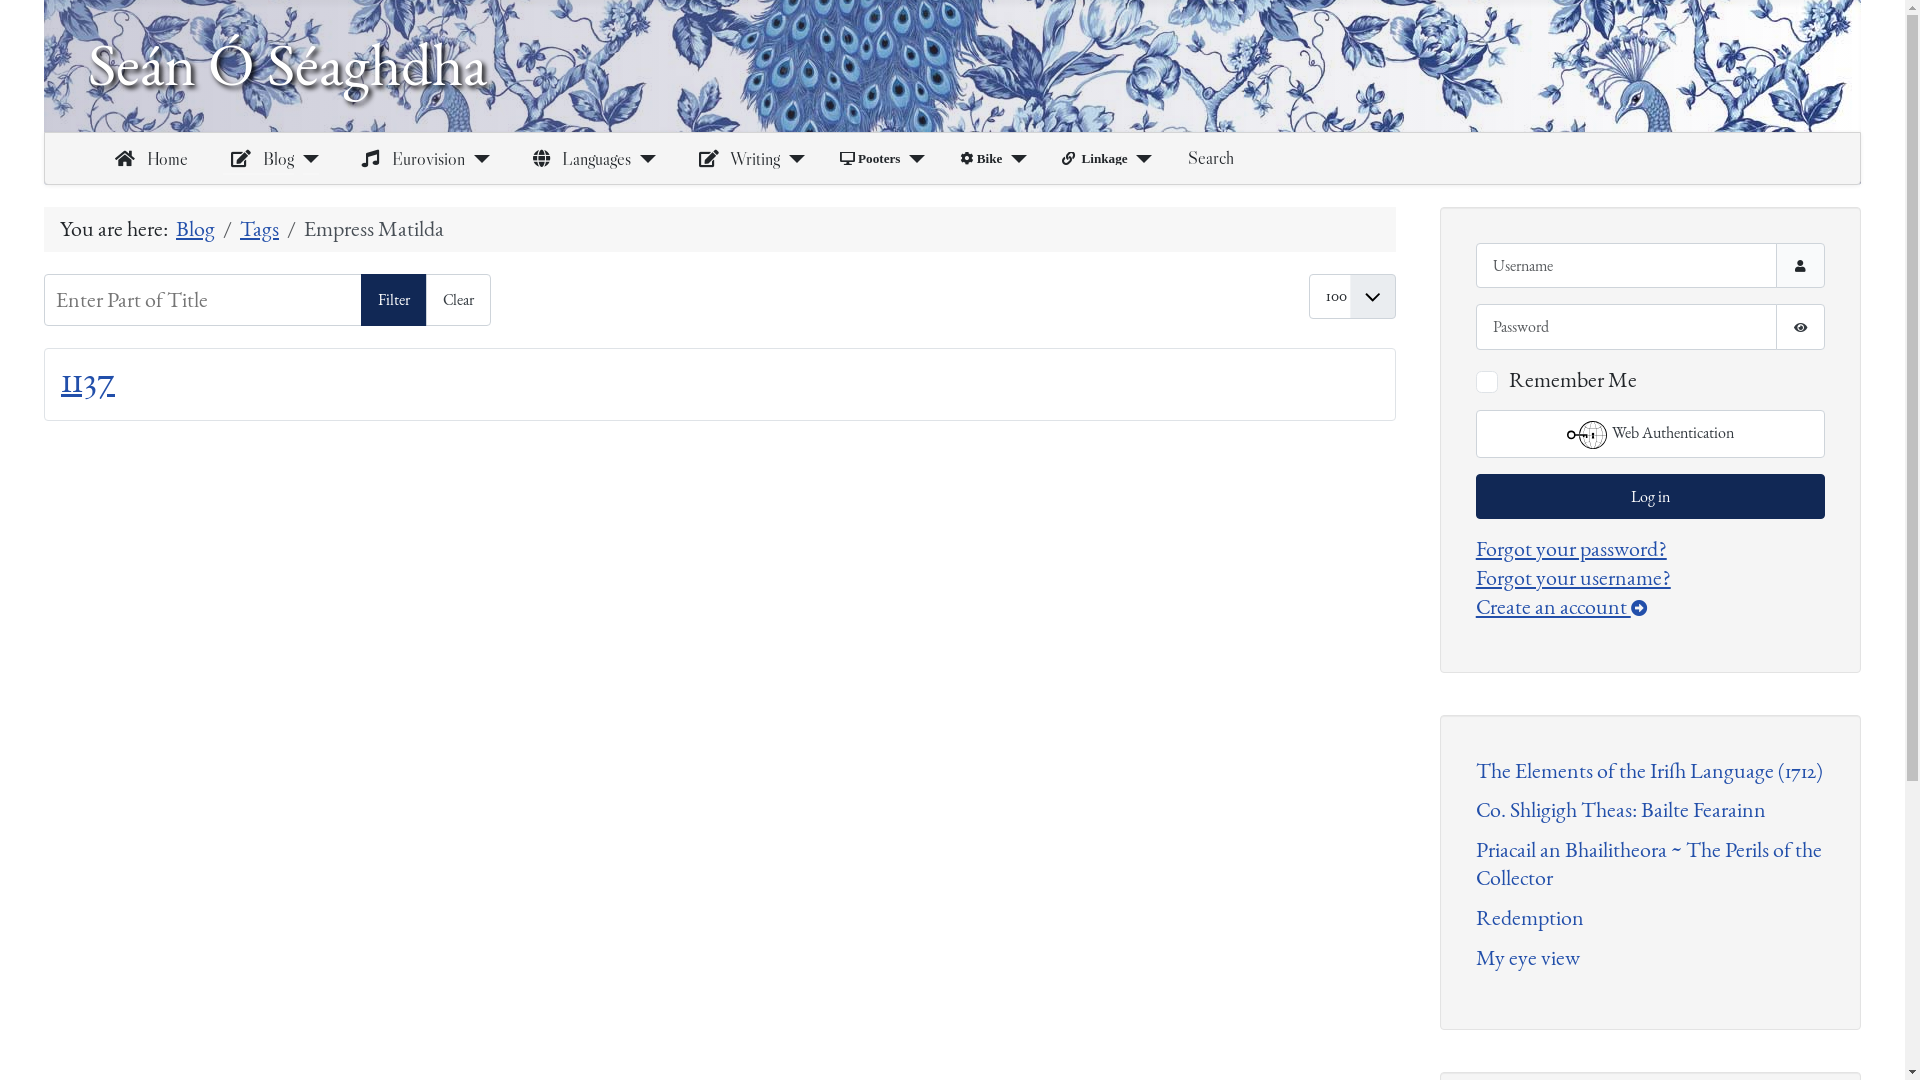  What do you see at coordinates (1650, 433) in the screenshot?
I see `'Web Authentication'` at bounding box center [1650, 433].